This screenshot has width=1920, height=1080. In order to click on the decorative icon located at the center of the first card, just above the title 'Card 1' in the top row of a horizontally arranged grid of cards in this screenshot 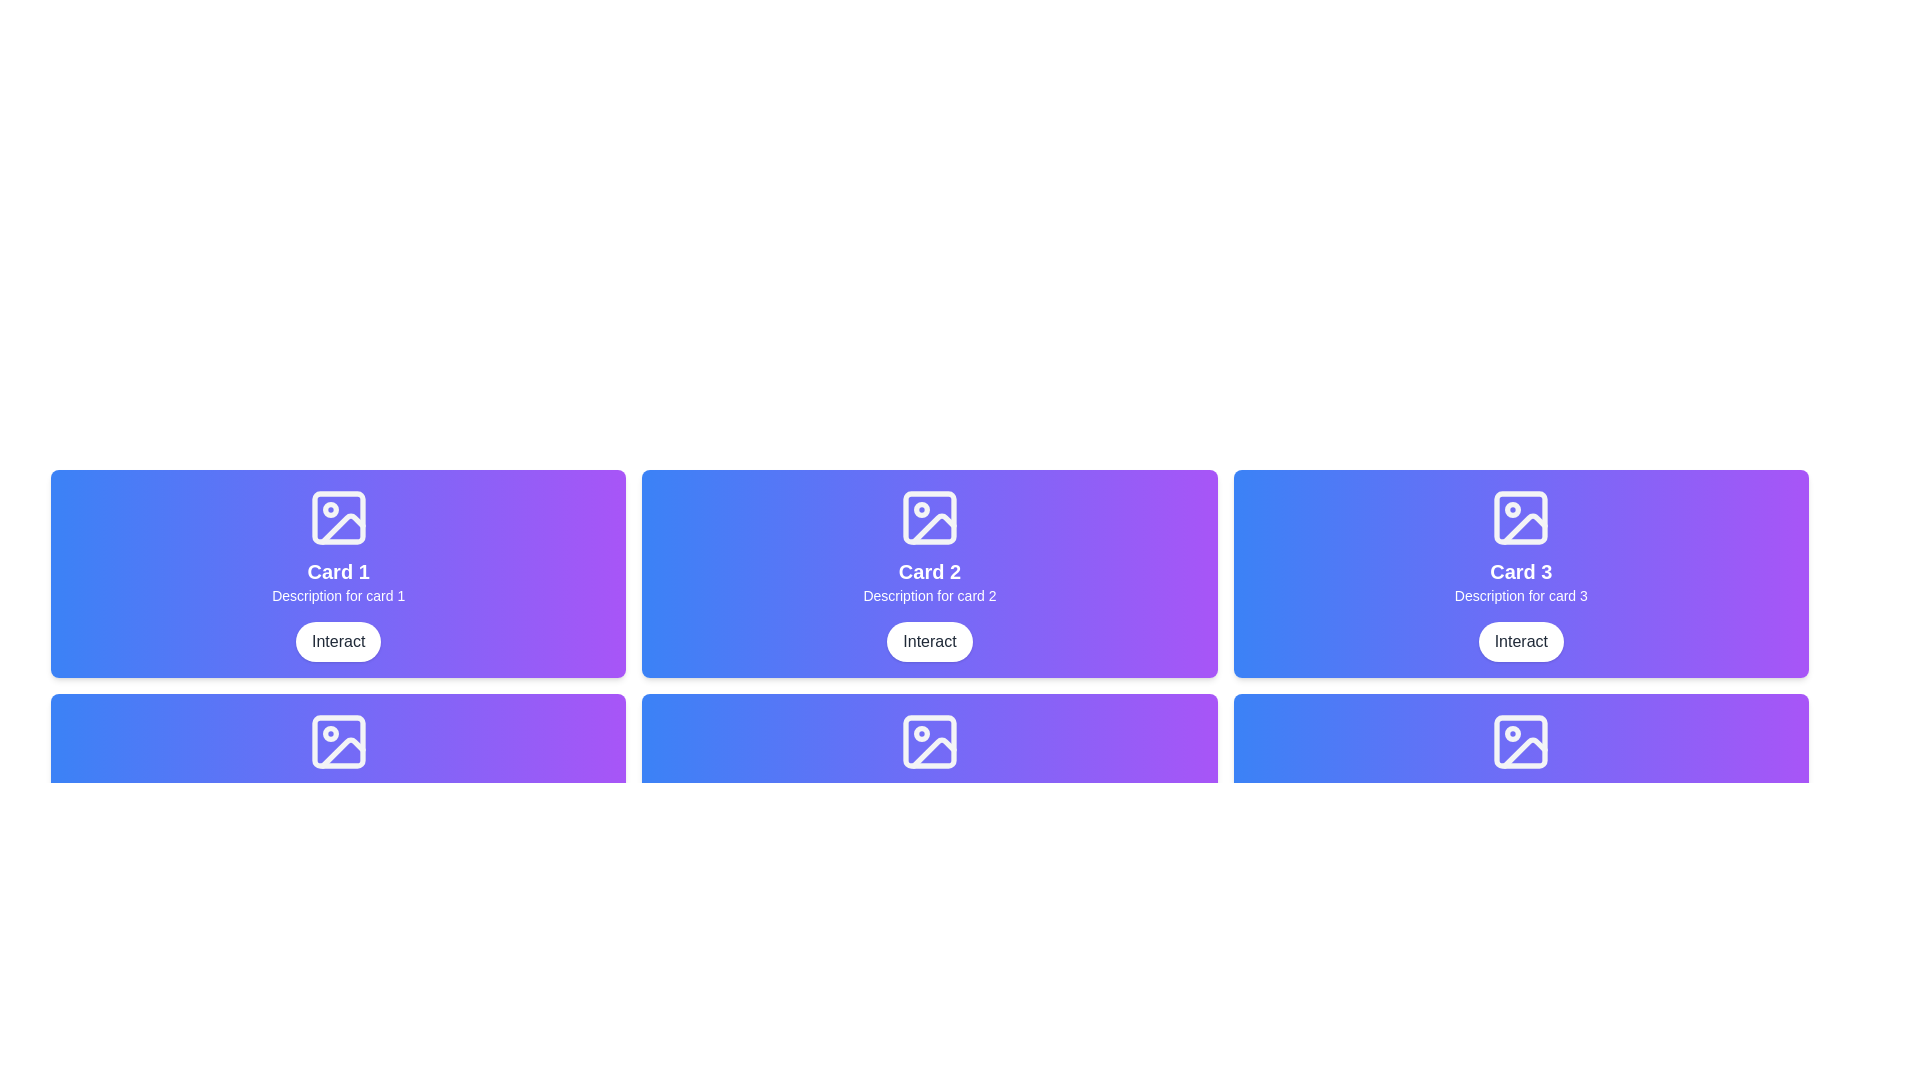, I will do `click(338, 516)`.